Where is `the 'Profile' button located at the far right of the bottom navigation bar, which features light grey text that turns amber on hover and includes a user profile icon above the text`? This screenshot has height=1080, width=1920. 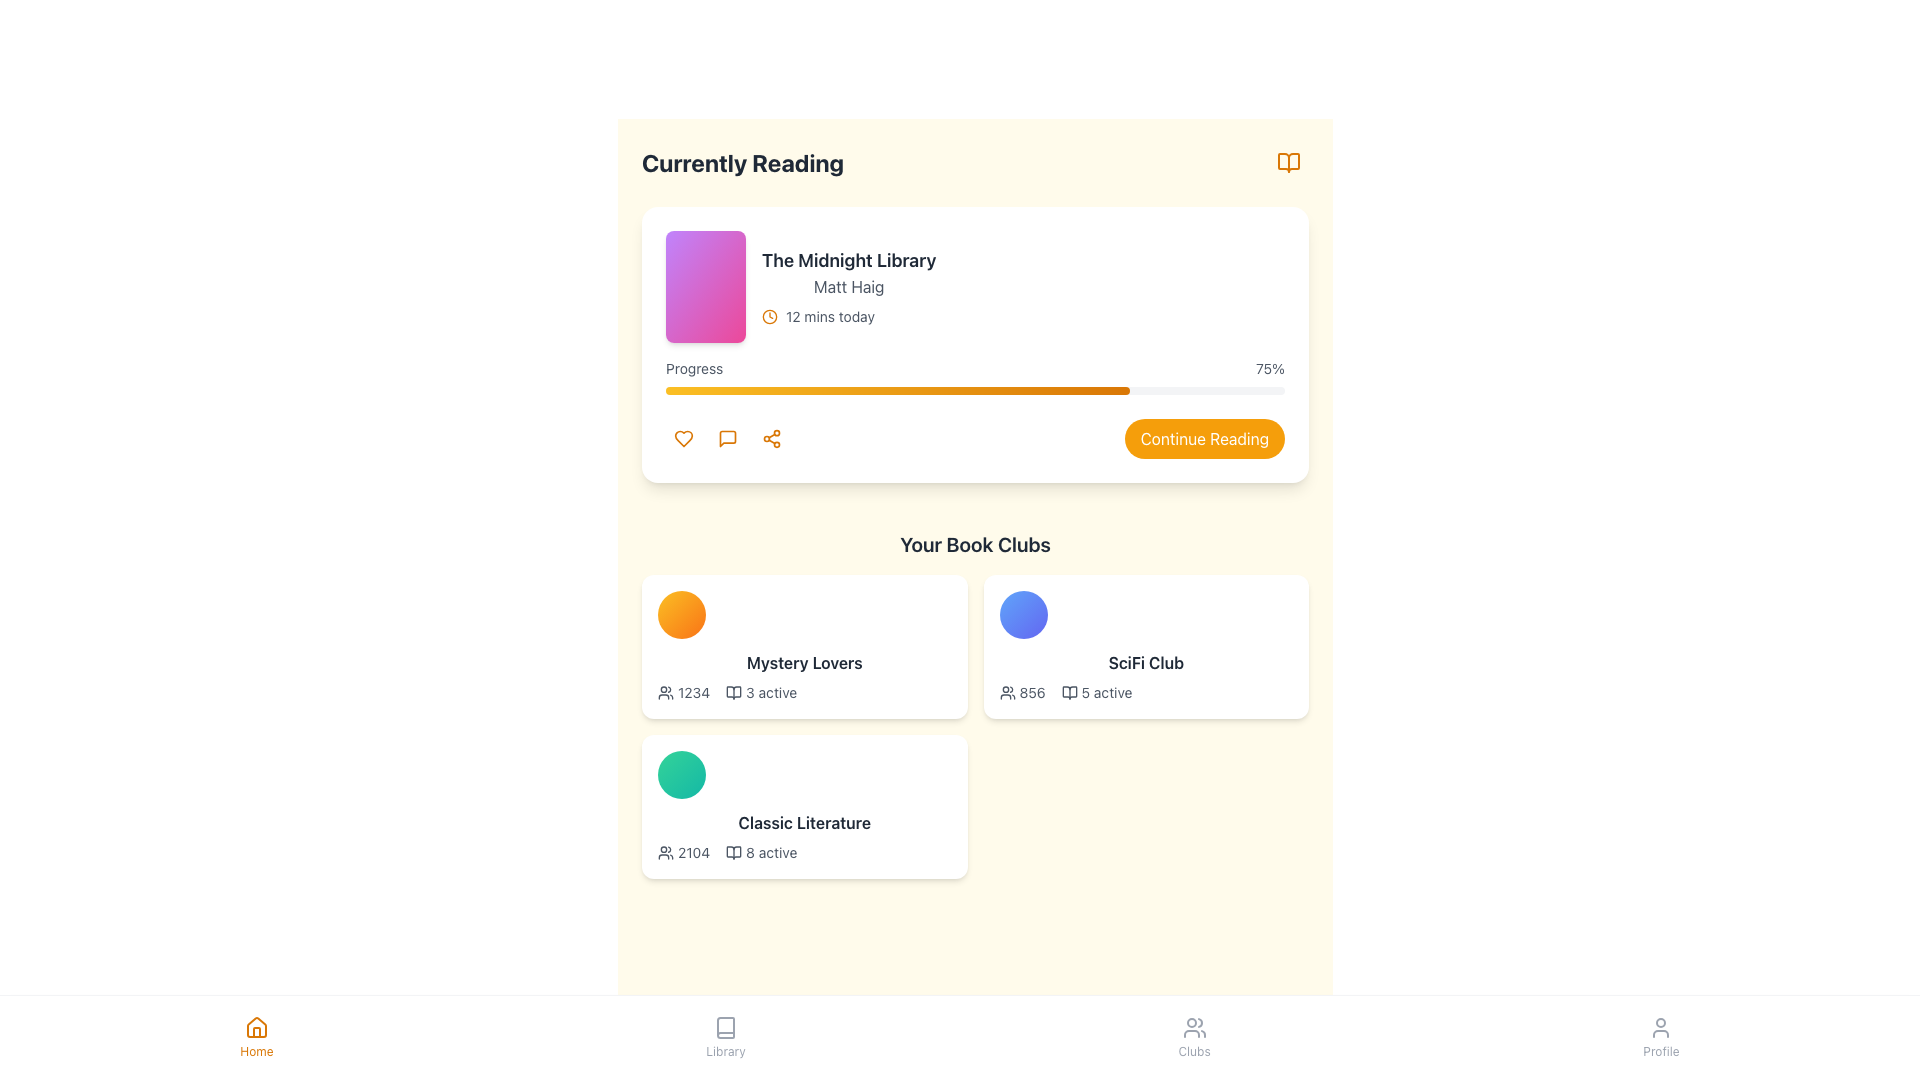
the 'Profile' button located at the far right of the bottom navigation bar, which features light grey text that turns amber on hover and includes a user profile icon above the text is located at coordinates (1661, 1036).